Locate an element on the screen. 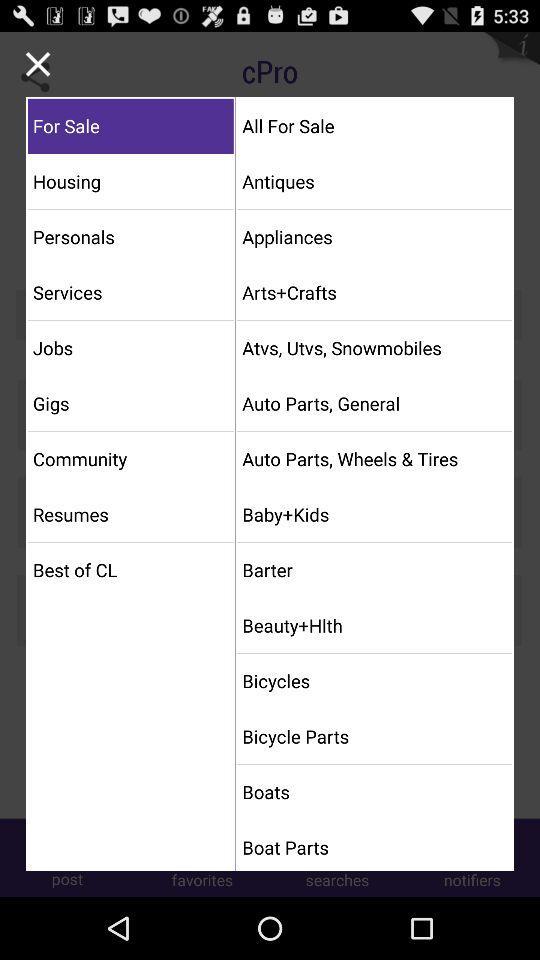 This screenshot has width=540, height=960. the bicycles item is located at coordinates (374, 681).